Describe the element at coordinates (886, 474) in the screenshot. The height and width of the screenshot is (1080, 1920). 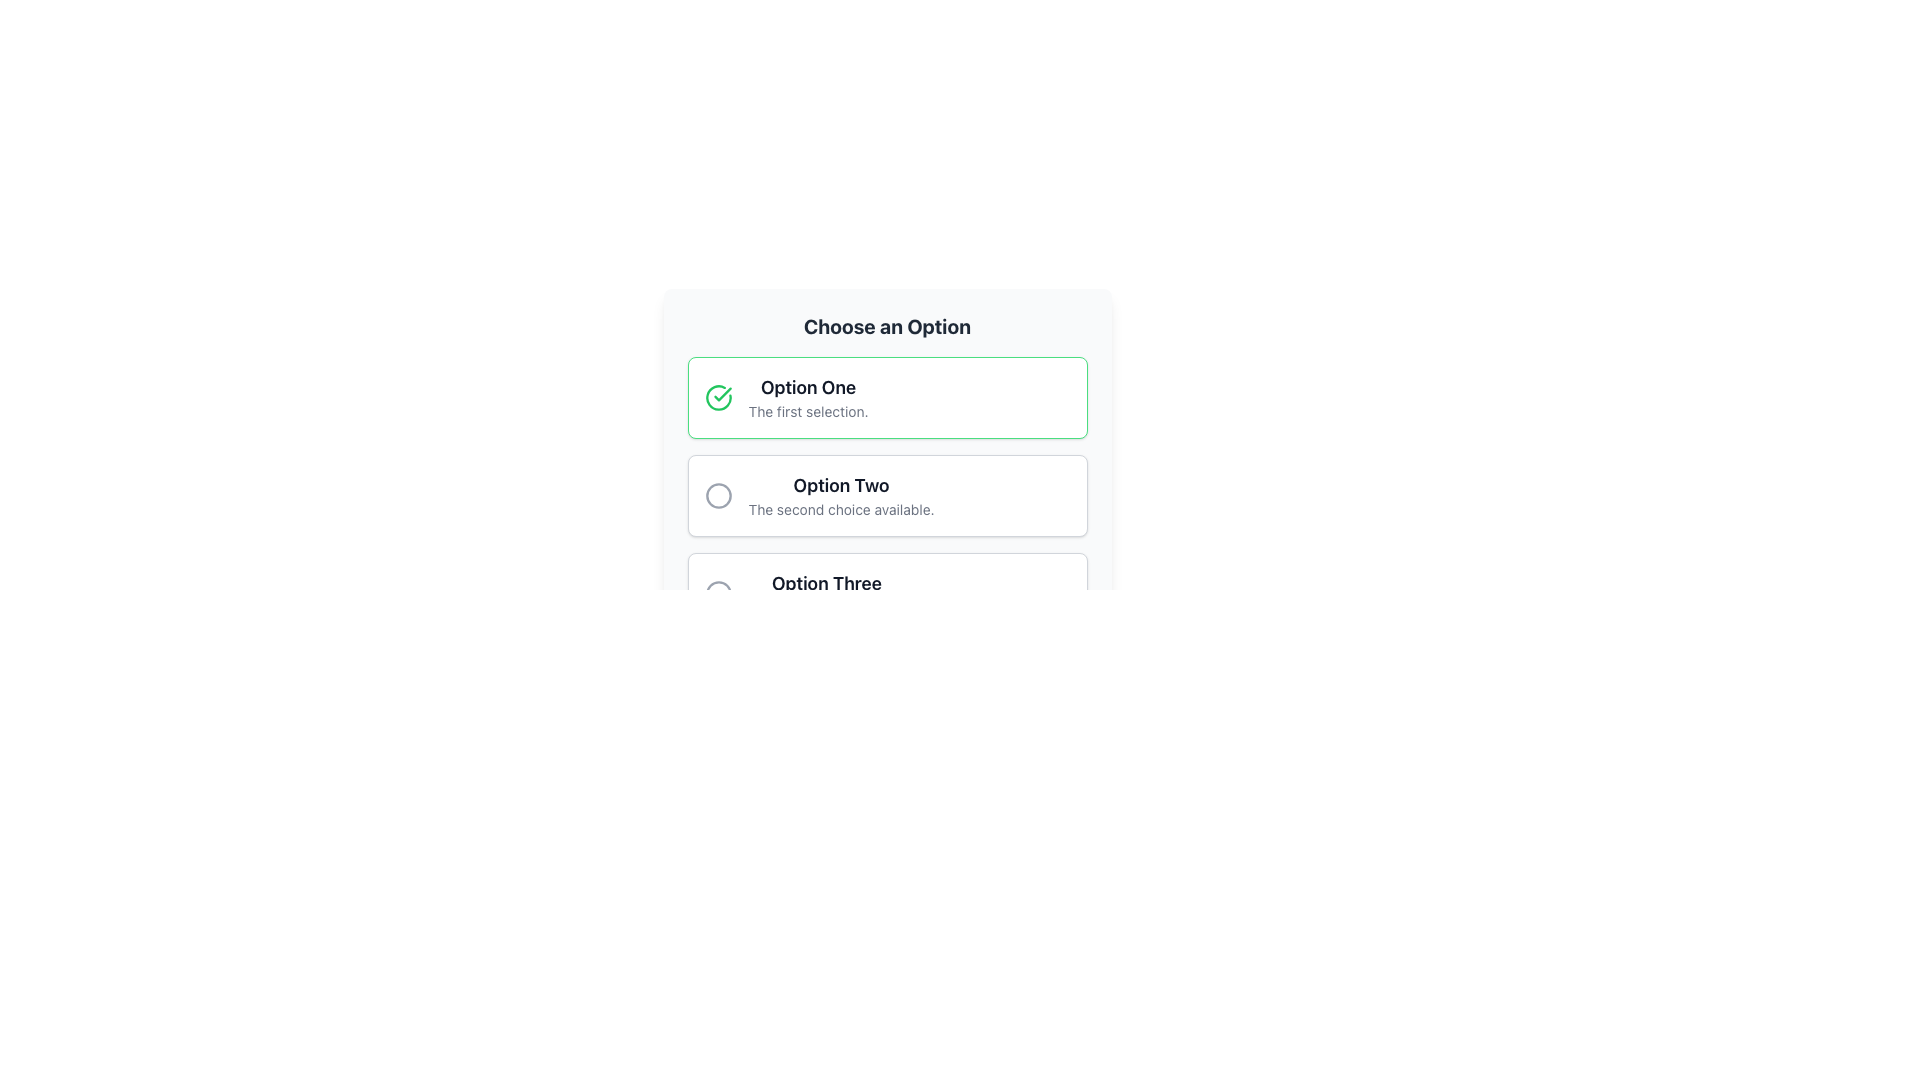
I see `the 'Option Two' button-like selectable option` at that location.